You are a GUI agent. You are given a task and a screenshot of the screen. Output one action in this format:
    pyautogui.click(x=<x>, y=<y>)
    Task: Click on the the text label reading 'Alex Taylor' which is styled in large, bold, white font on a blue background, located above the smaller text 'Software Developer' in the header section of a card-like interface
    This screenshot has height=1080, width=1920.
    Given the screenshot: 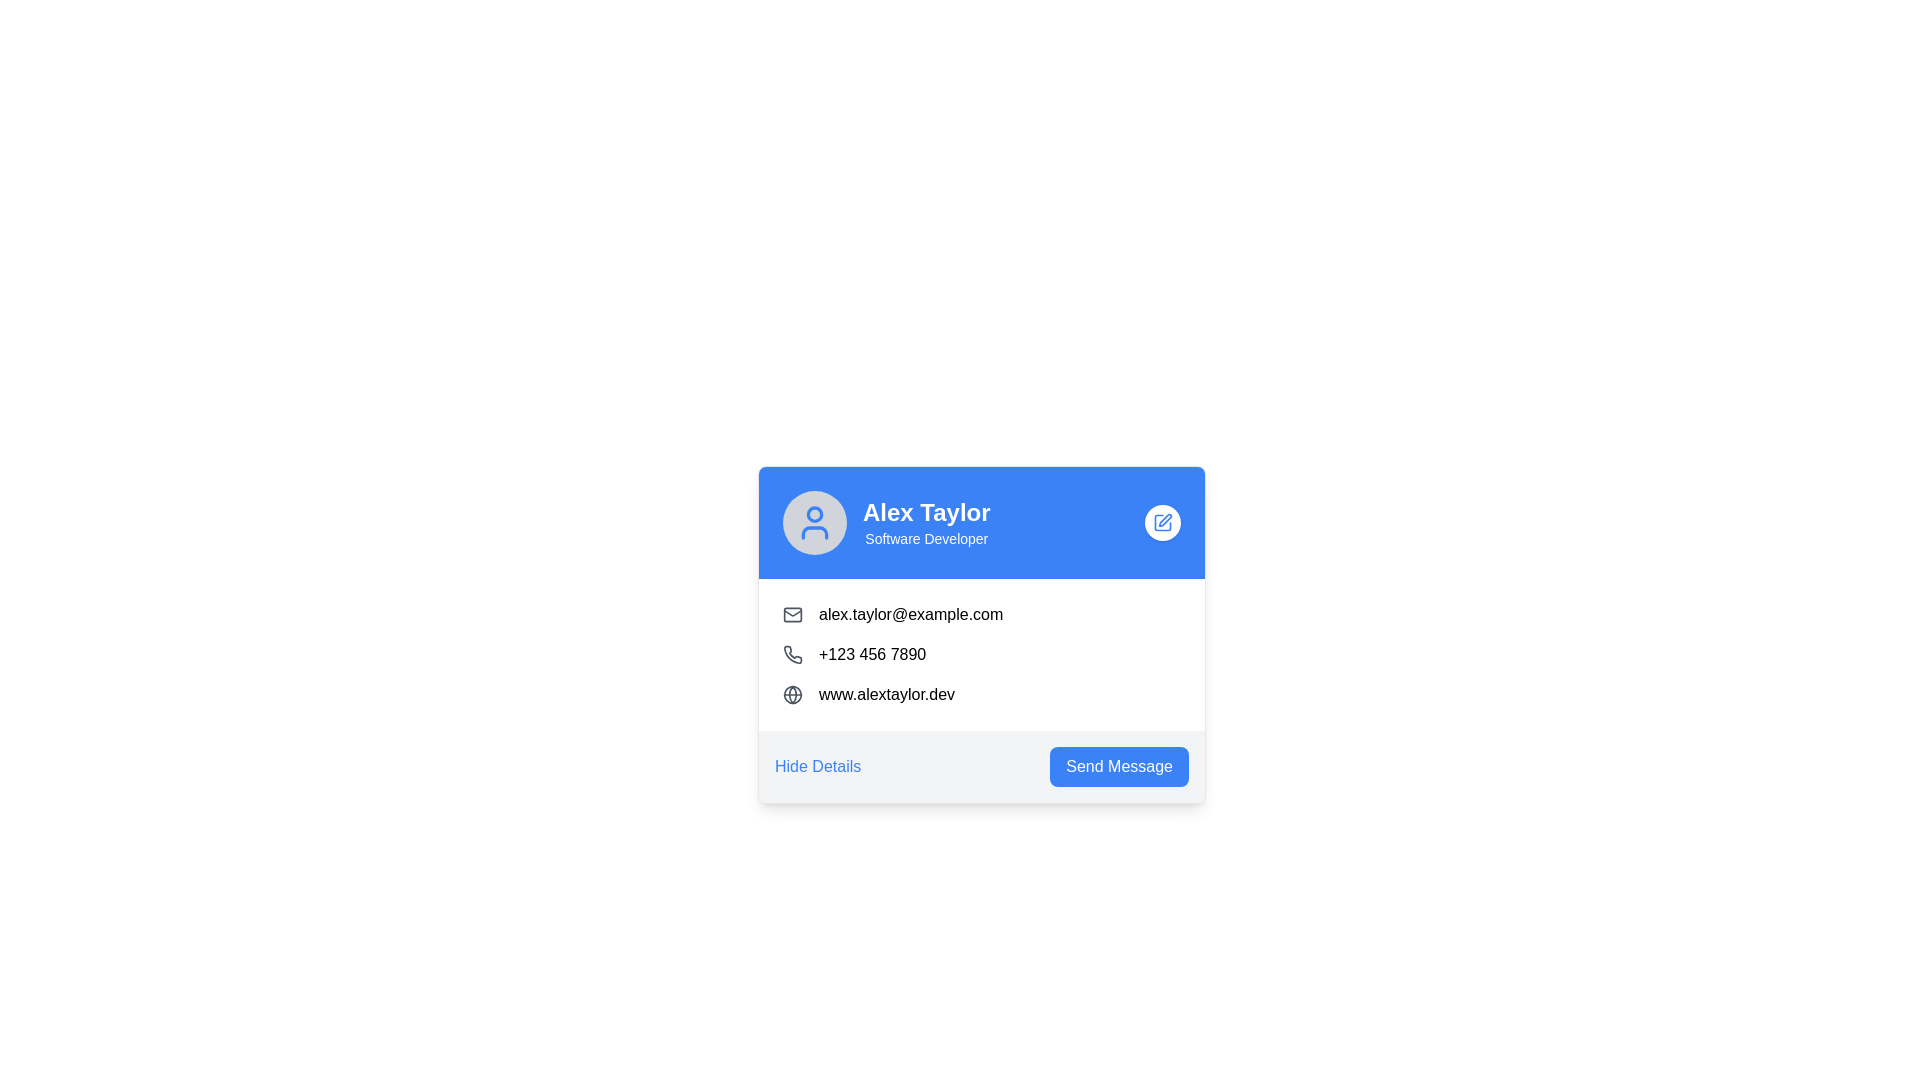 What is the action you would take?
    pyautogui.click(x=925, y=512)
    